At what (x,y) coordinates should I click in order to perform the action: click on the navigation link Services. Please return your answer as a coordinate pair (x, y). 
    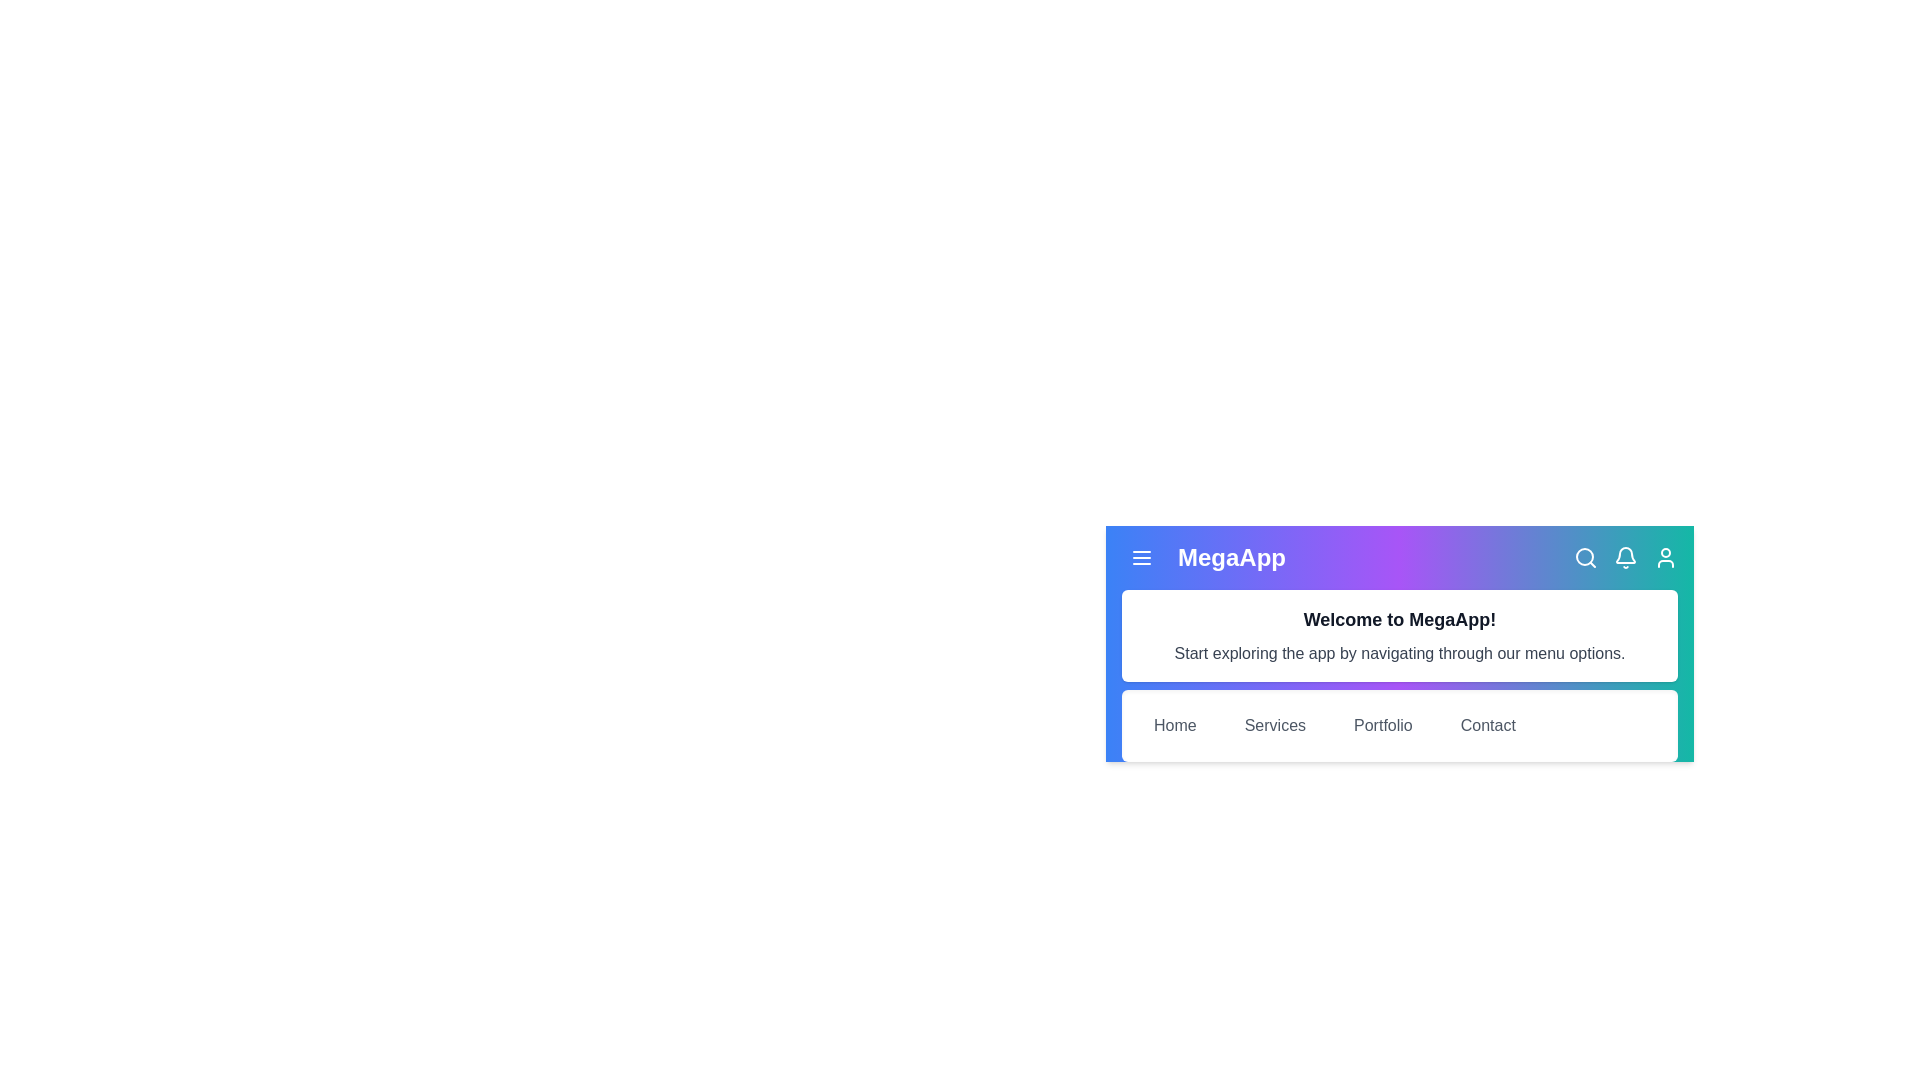
    Looking at the image, I should click on (1274, 725).